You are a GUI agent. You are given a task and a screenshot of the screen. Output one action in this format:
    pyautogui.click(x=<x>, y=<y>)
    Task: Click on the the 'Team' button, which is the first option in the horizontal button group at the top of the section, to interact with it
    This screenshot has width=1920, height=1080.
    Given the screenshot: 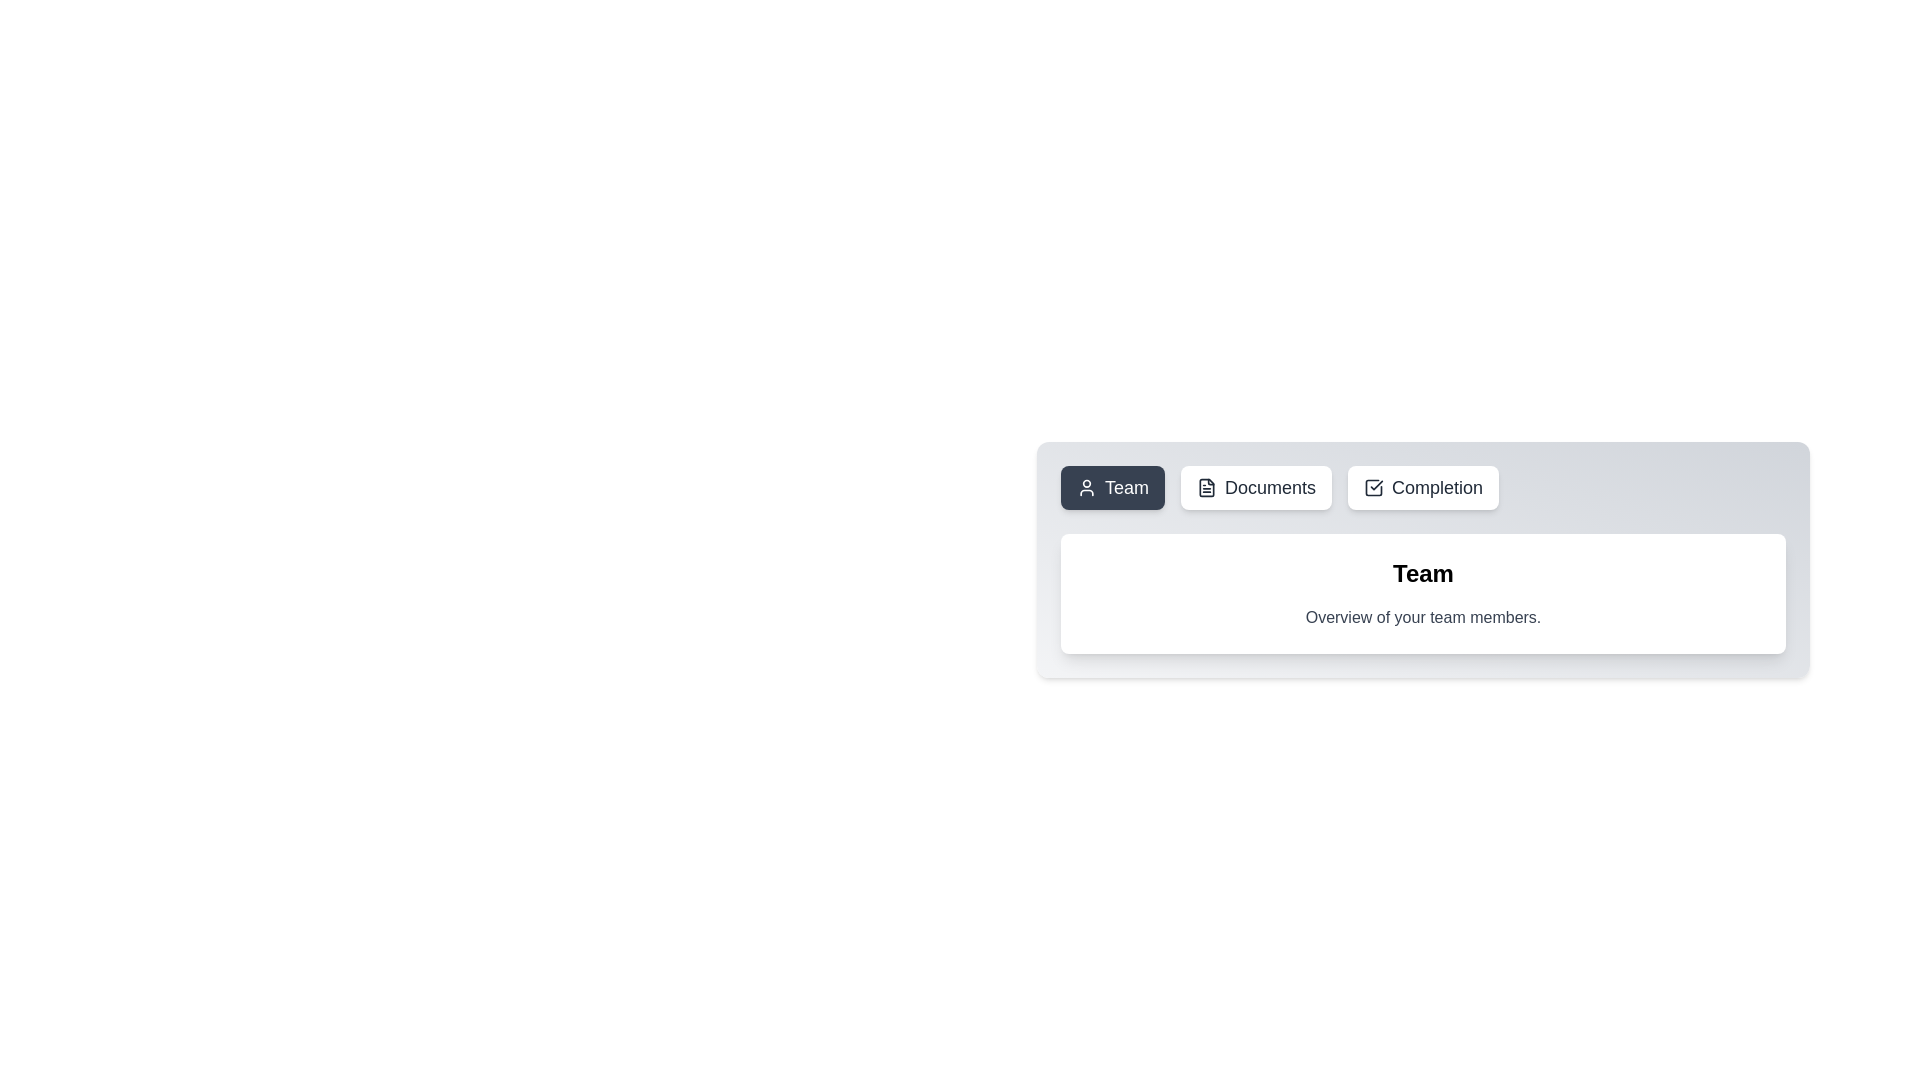 What is the action you would take?
    pyautogui.click(x=1085, y=488)
    